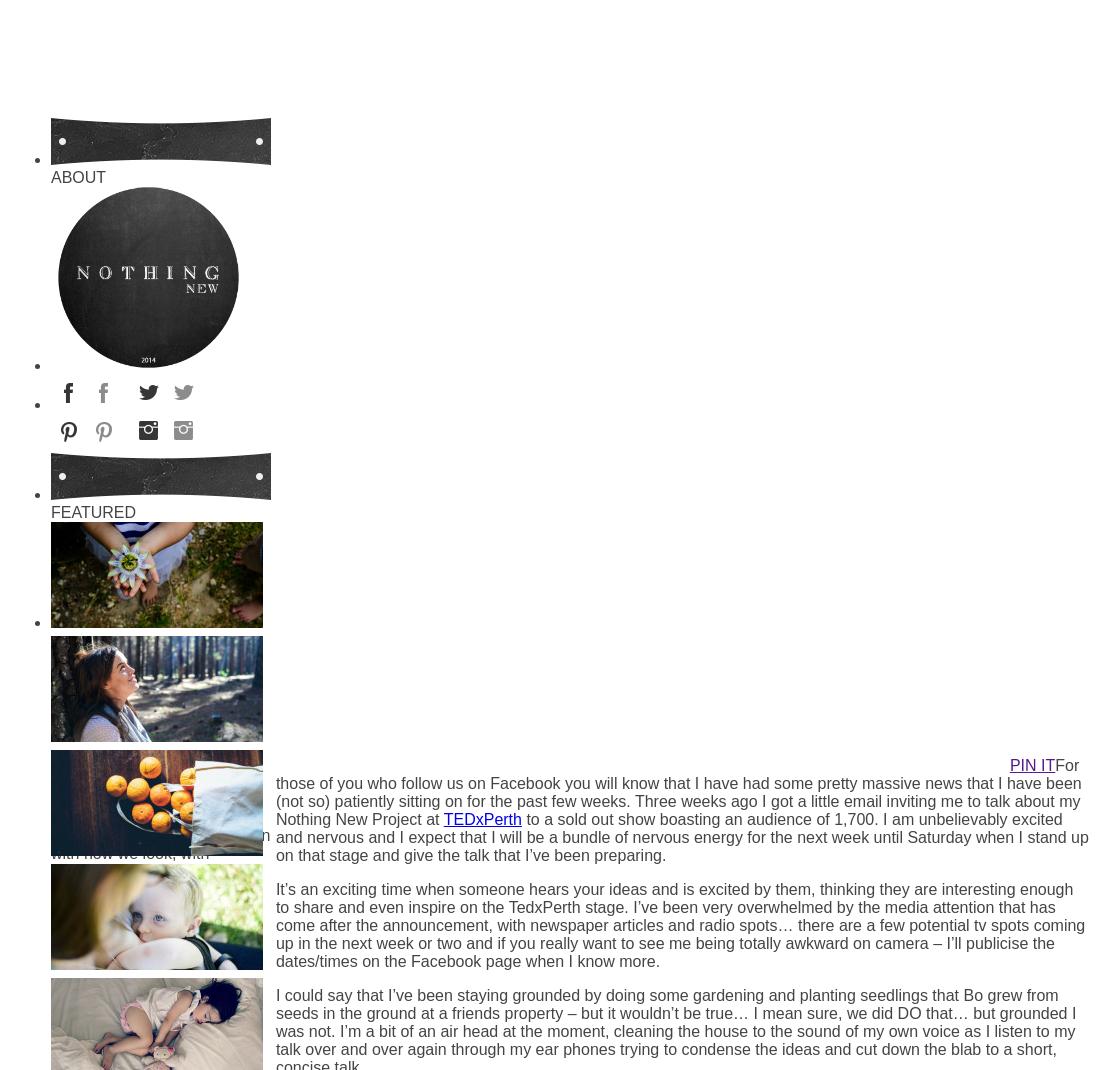  I want to click on 'ABOUT', so click(50, 177).